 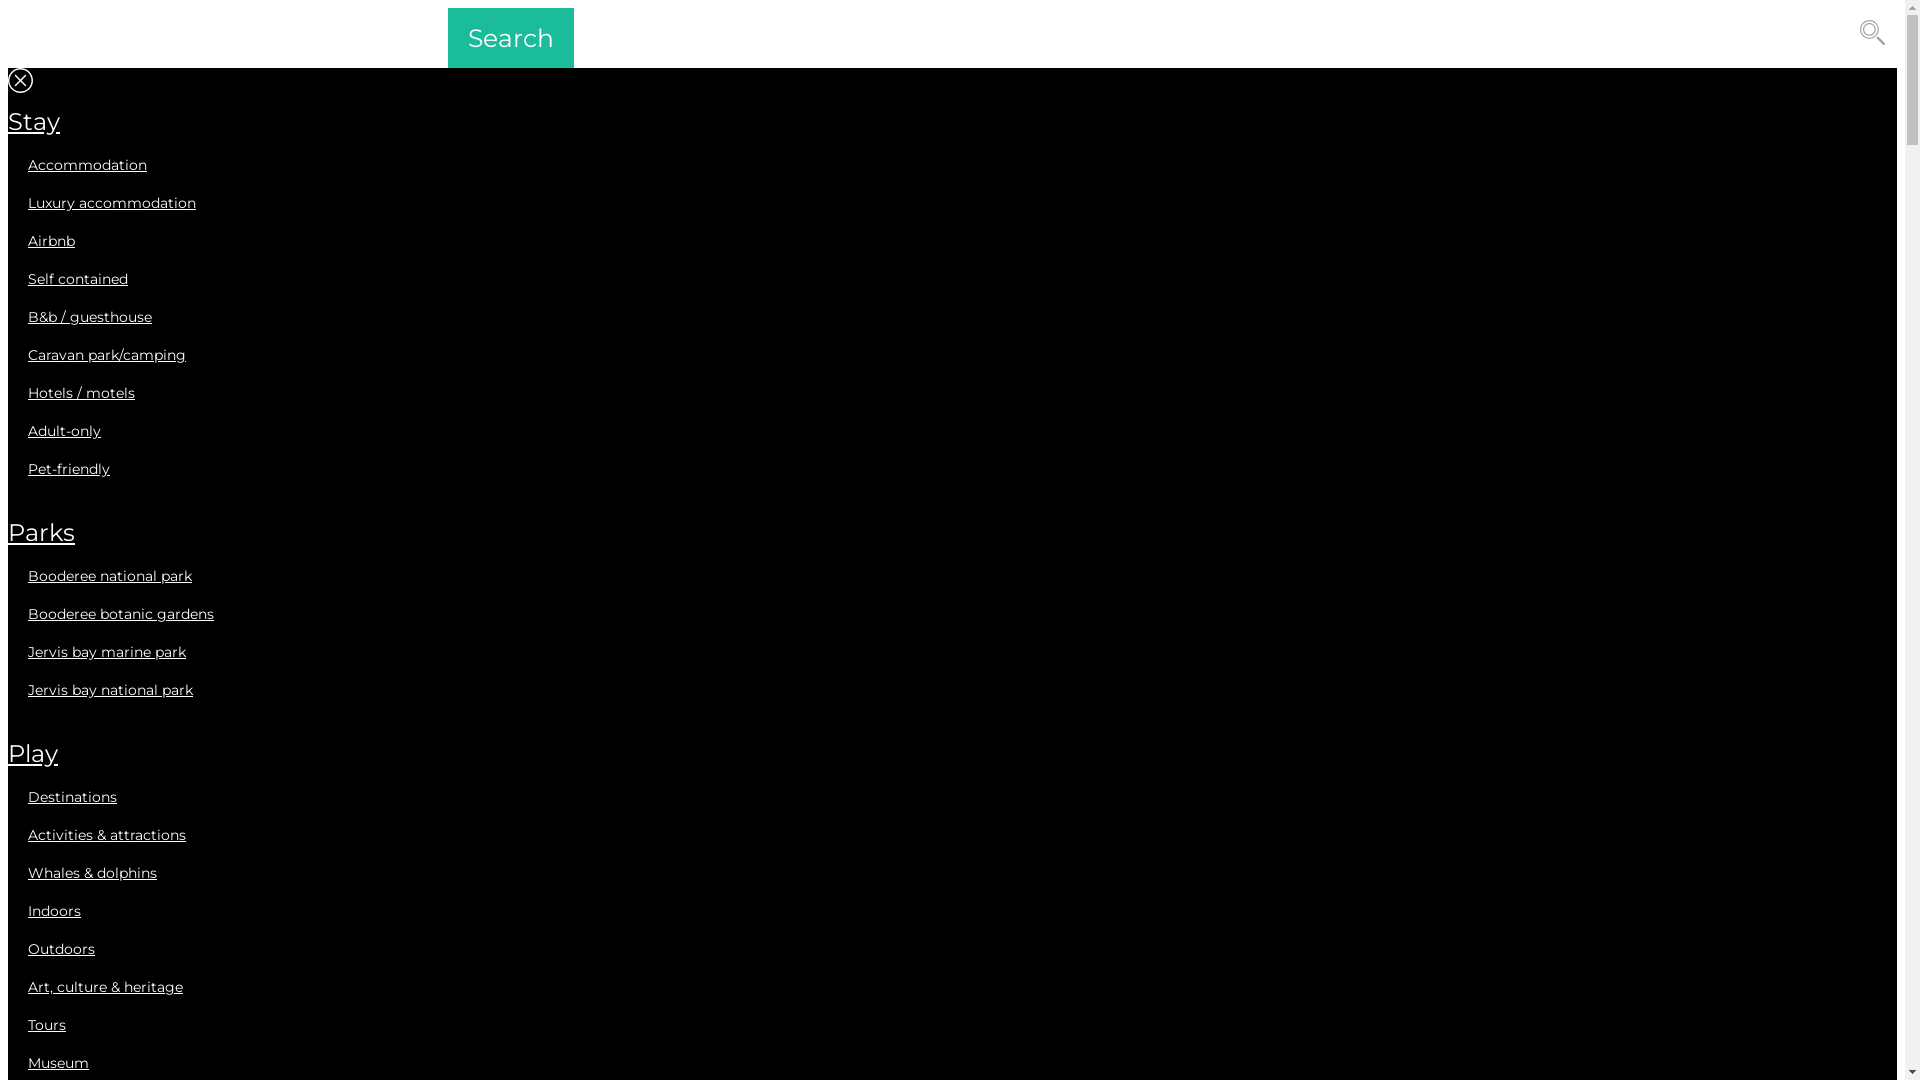 I want to click on 'Search', so click(x=446, y=38).